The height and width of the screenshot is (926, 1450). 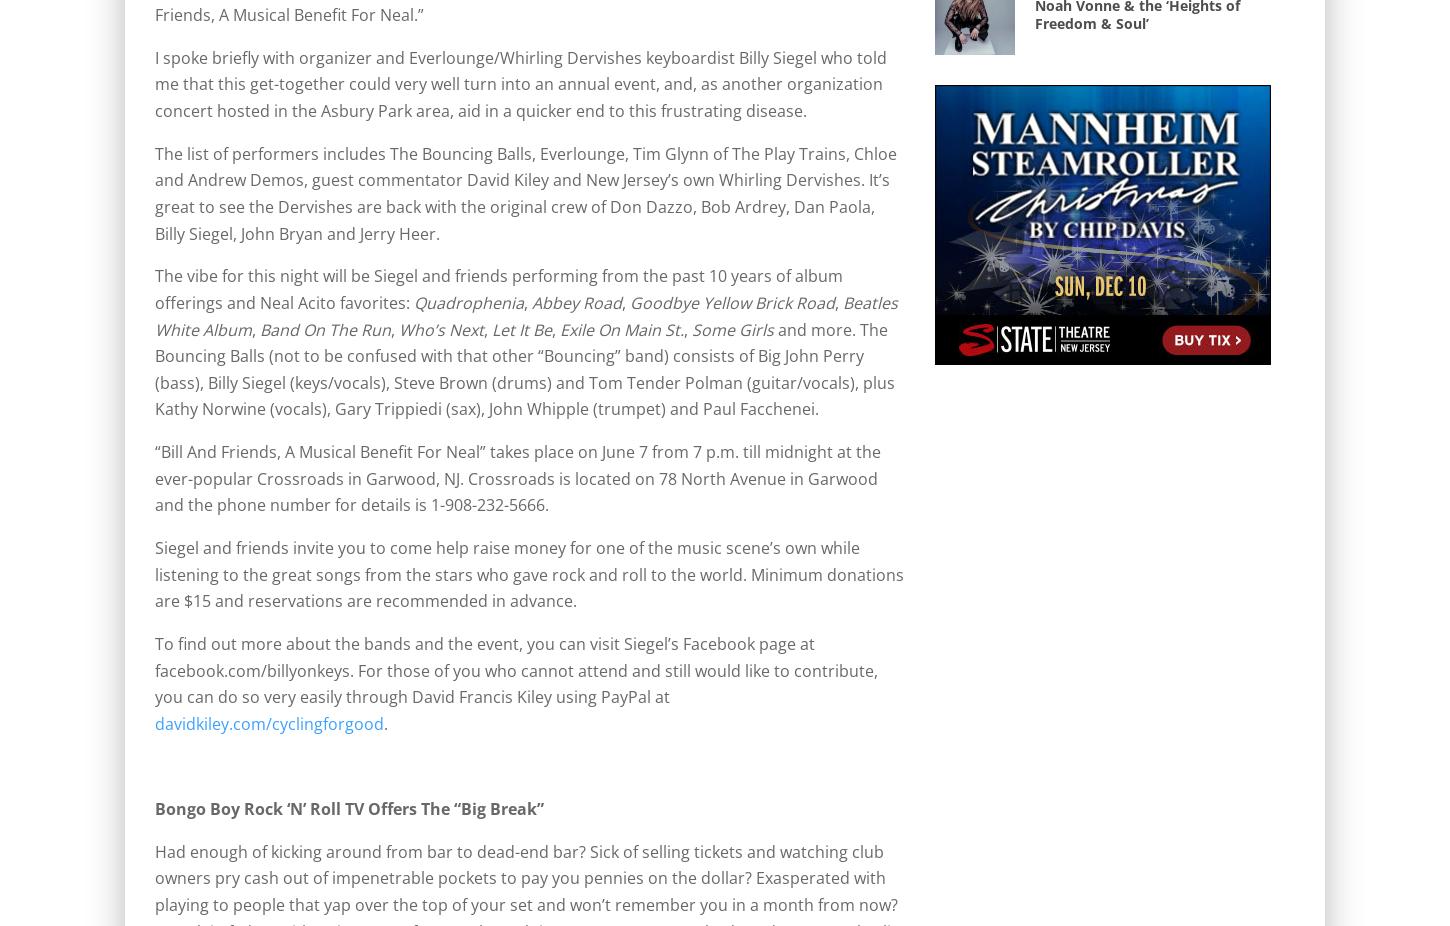 I want to click on 'Siegel and friends invite you to come help raise money for one of the music scene’s own while listening to the great songs from the stars who gave rock and roll to the world. Minimum donations are $15 and reservations are recommended in advance.', so click(x=154, y=573).